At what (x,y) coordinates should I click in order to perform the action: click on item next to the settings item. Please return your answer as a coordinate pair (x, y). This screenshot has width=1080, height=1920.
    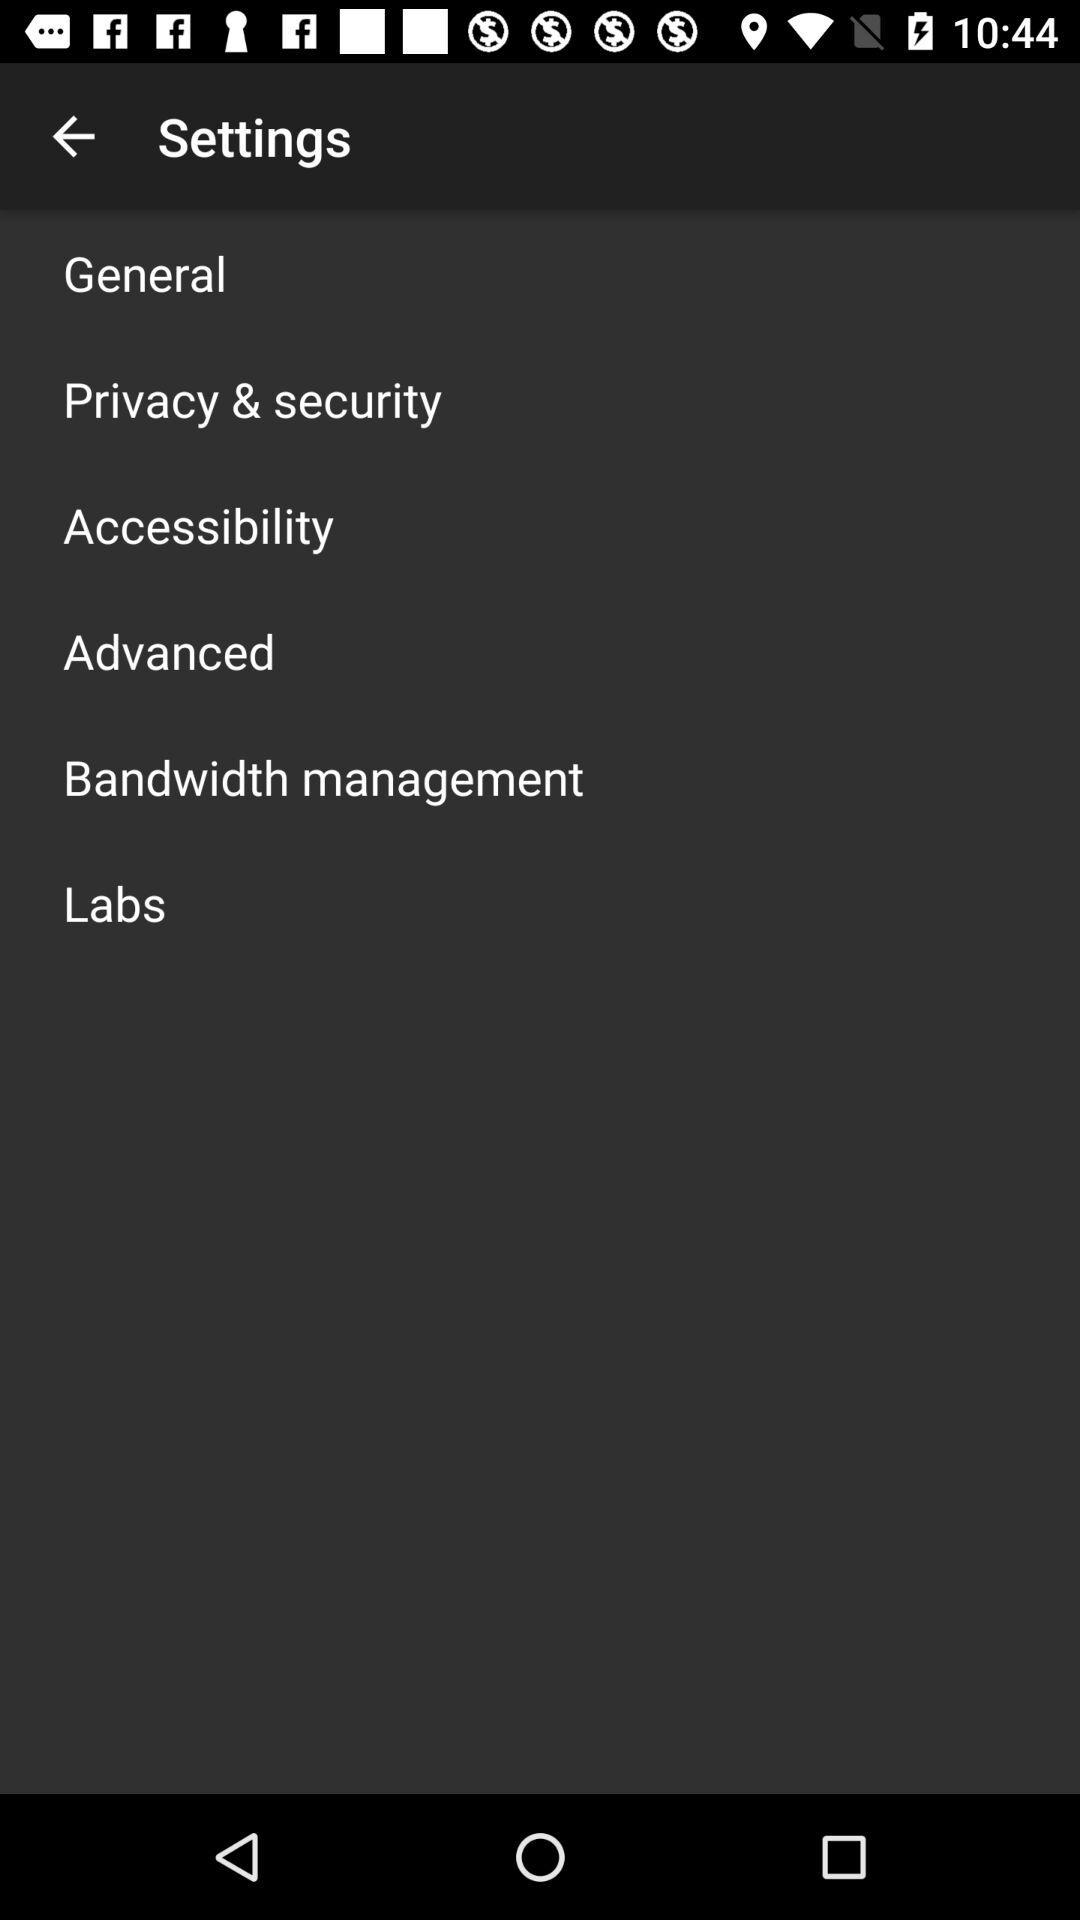
    Looking at the image, I should click on (72, 135).